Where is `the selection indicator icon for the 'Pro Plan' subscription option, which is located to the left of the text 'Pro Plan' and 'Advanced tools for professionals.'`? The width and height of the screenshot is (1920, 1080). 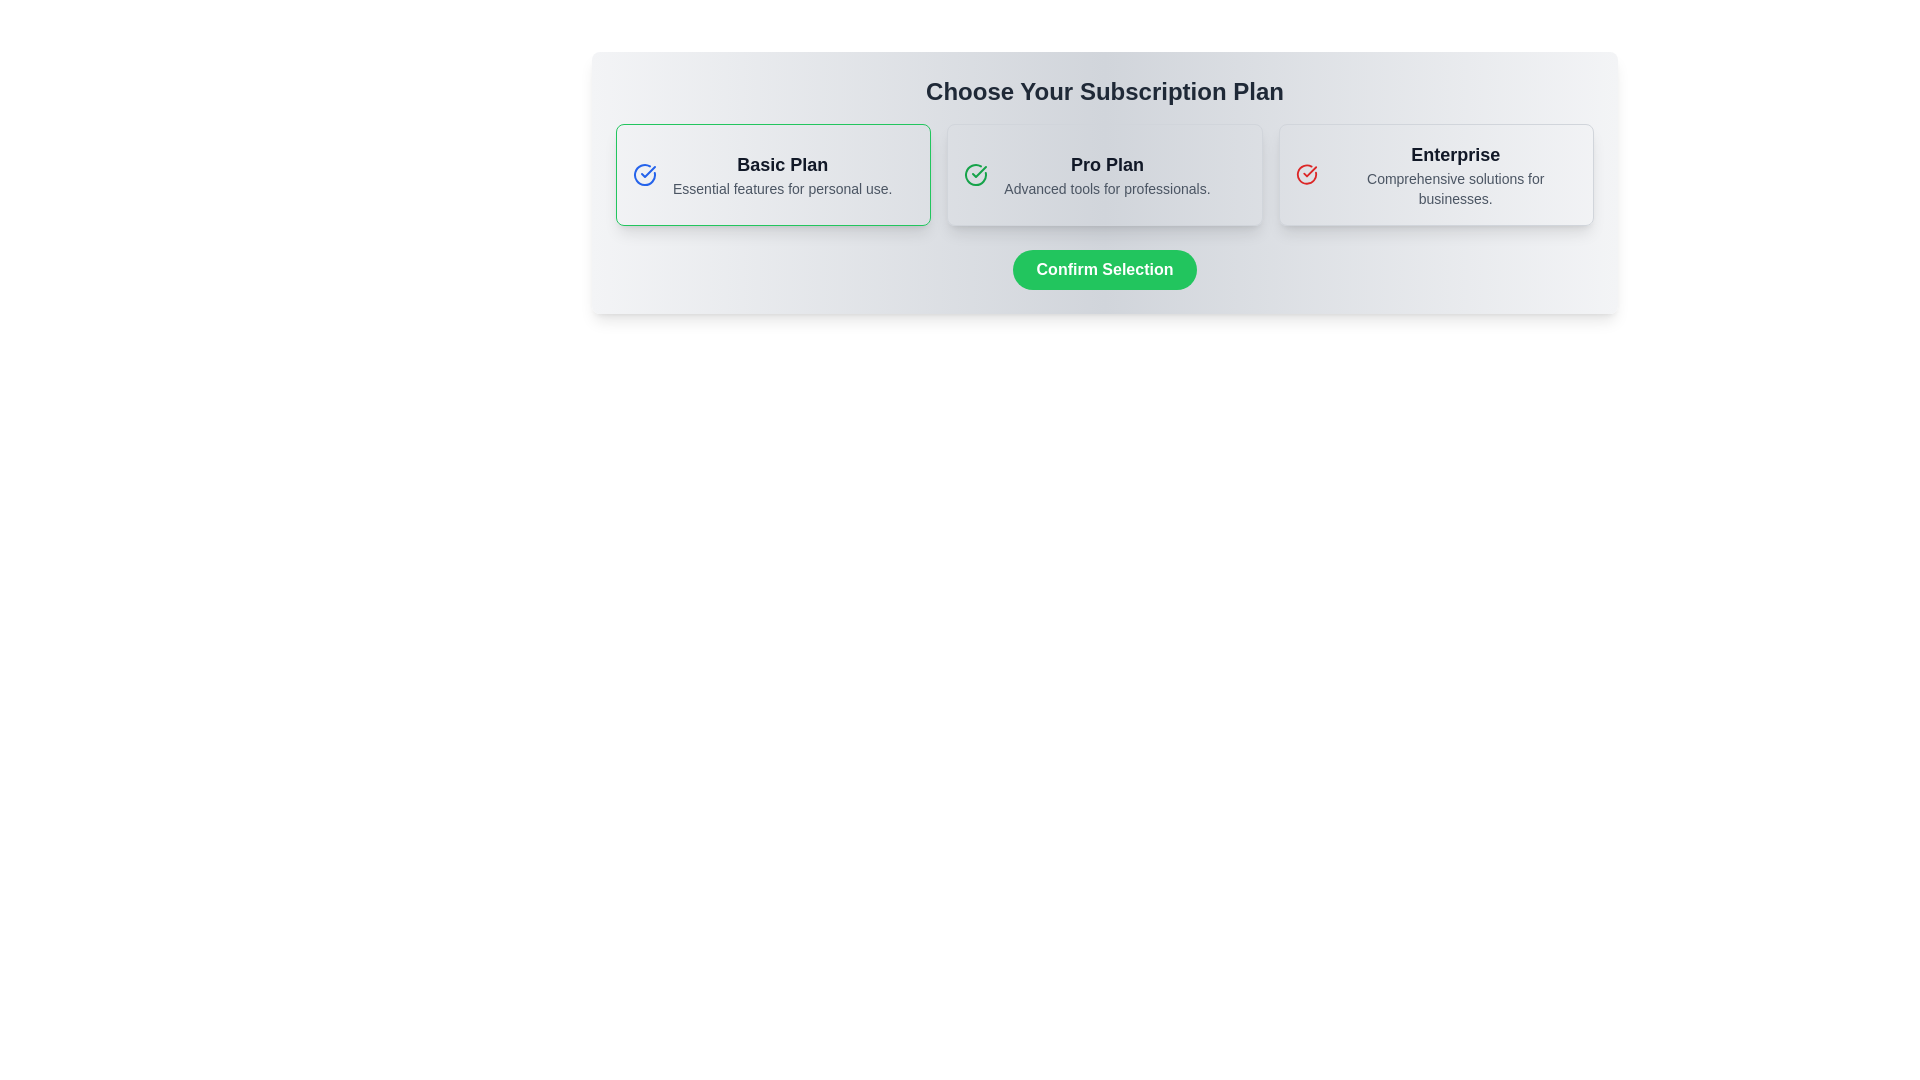
the selection indicator icon for the 'Pro Plan' subscription option, which is located to the left of the text 'Pro Plan' and 'Advanced tools for professionals.' is located at coordinates (976, 173).